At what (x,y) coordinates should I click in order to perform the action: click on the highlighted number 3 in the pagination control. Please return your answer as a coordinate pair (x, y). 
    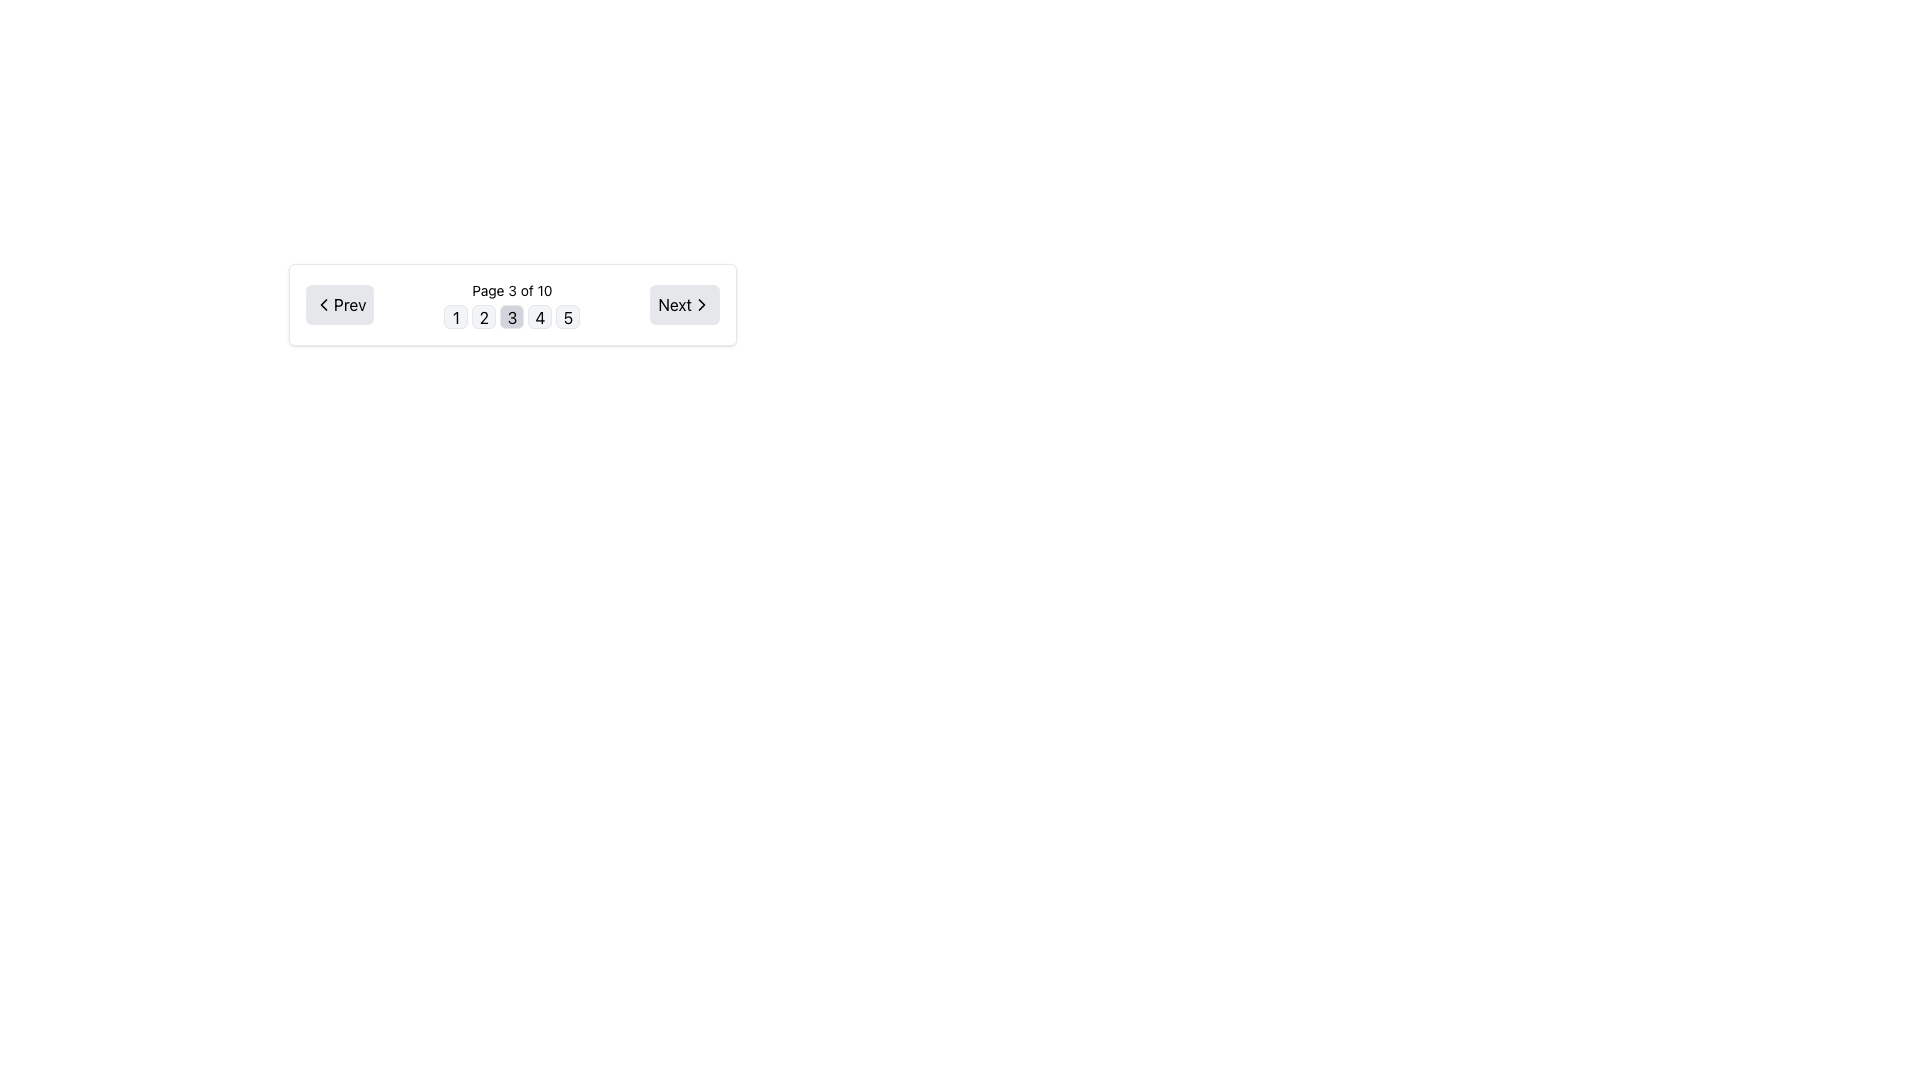
    Looking at the image, I should click on (512, 304).